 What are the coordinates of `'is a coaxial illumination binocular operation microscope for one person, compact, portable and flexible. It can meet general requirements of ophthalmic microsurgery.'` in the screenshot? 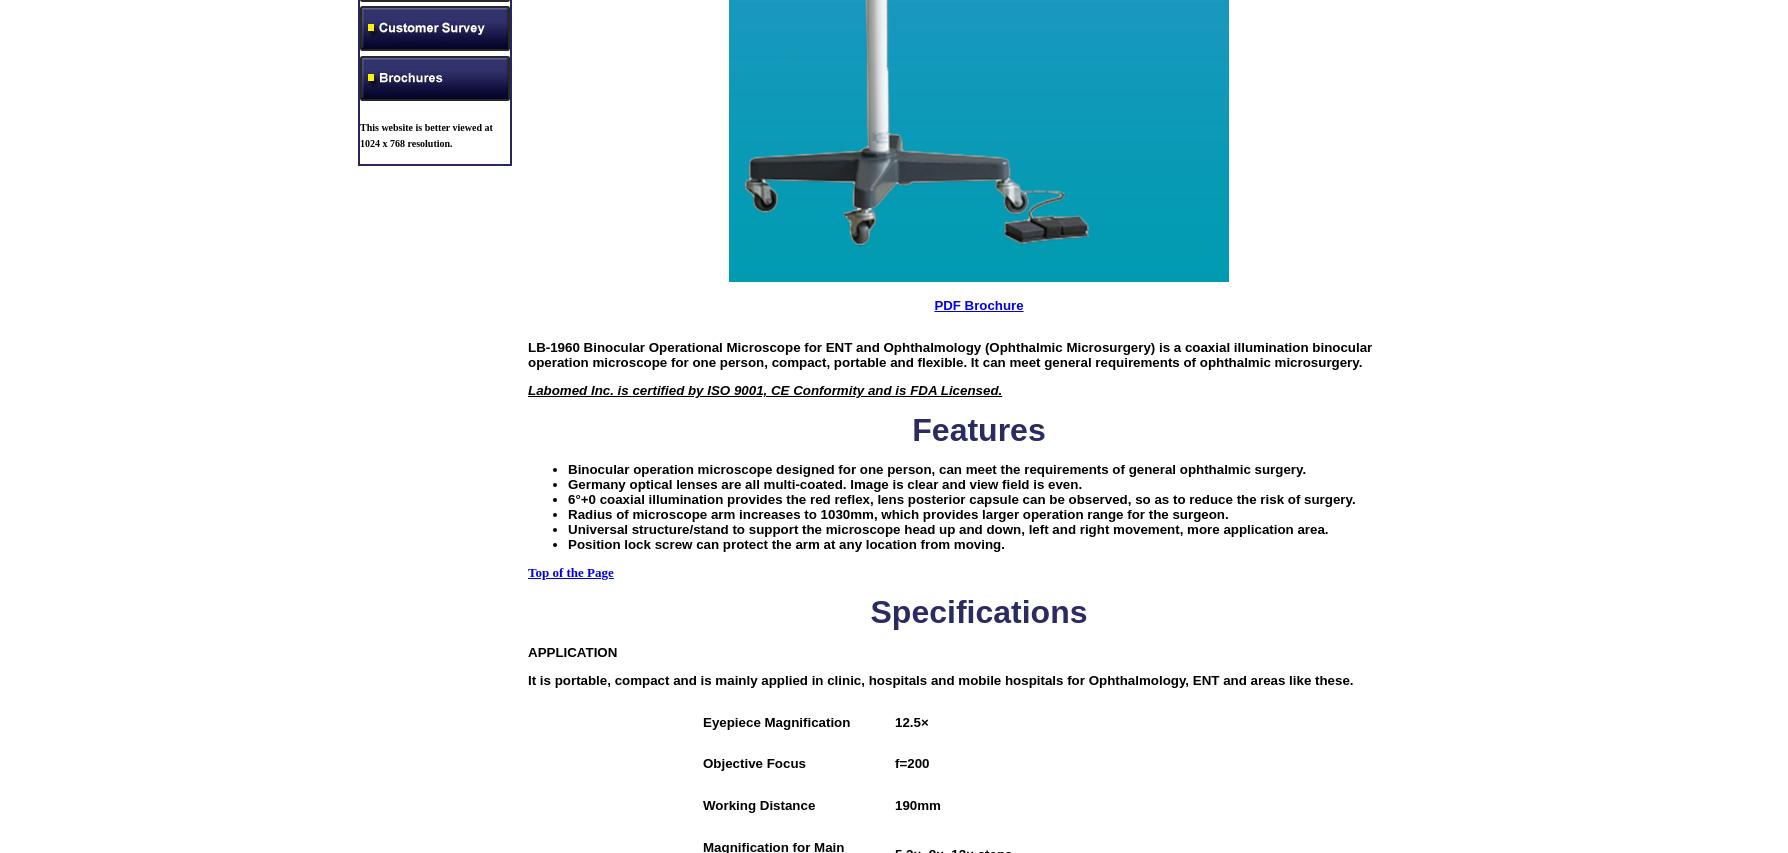 It's located at (527, 354).